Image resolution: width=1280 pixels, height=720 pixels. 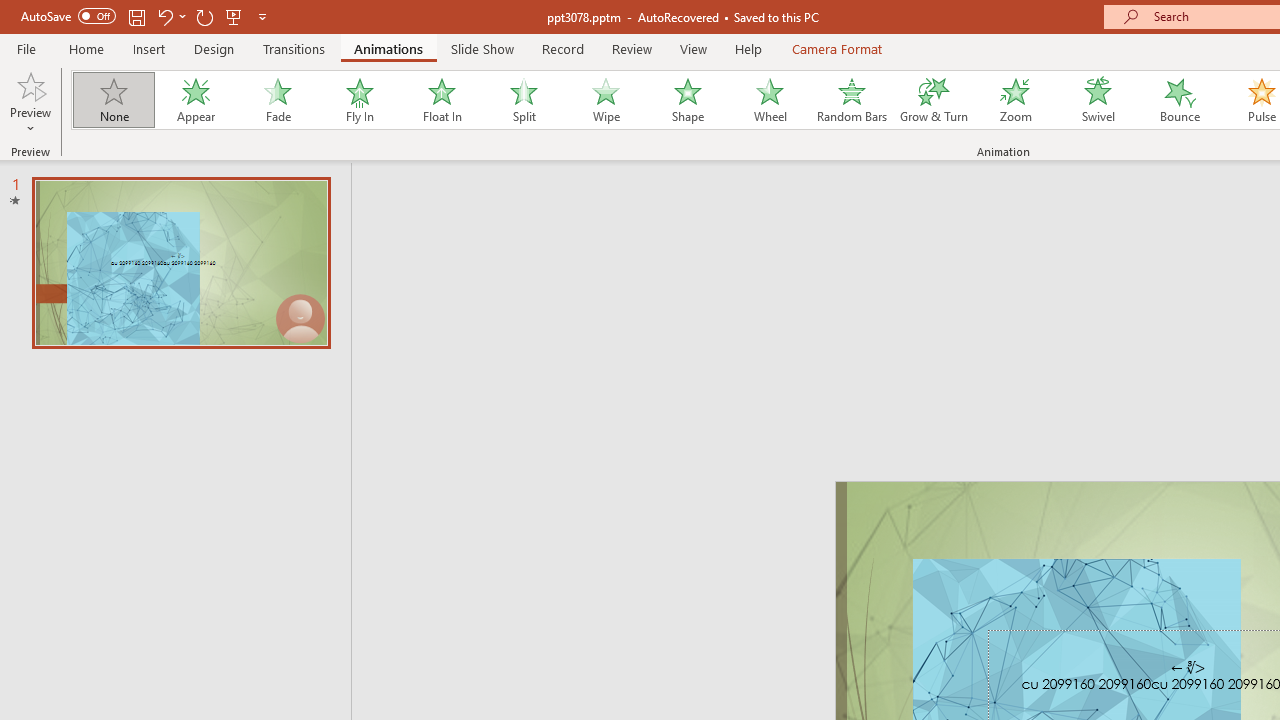 What do you see at coordinates (523, 100) in the screenshot?
I see `'Split'` at bounding box center [523, 100].